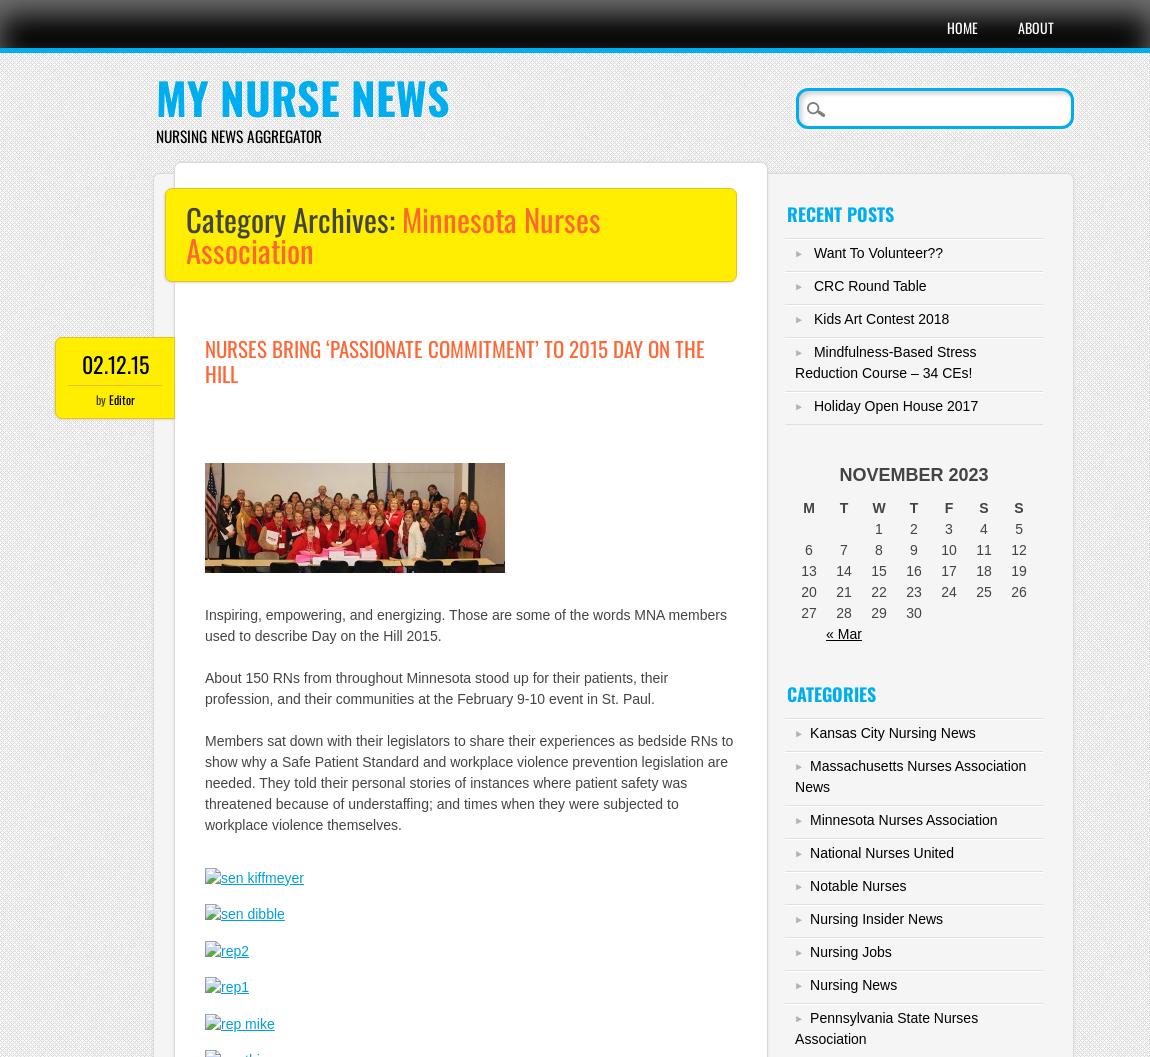  What do you see at coordinates (872, 507) in the screenshot?
I see `'W'` at bounding box center [872, 507].